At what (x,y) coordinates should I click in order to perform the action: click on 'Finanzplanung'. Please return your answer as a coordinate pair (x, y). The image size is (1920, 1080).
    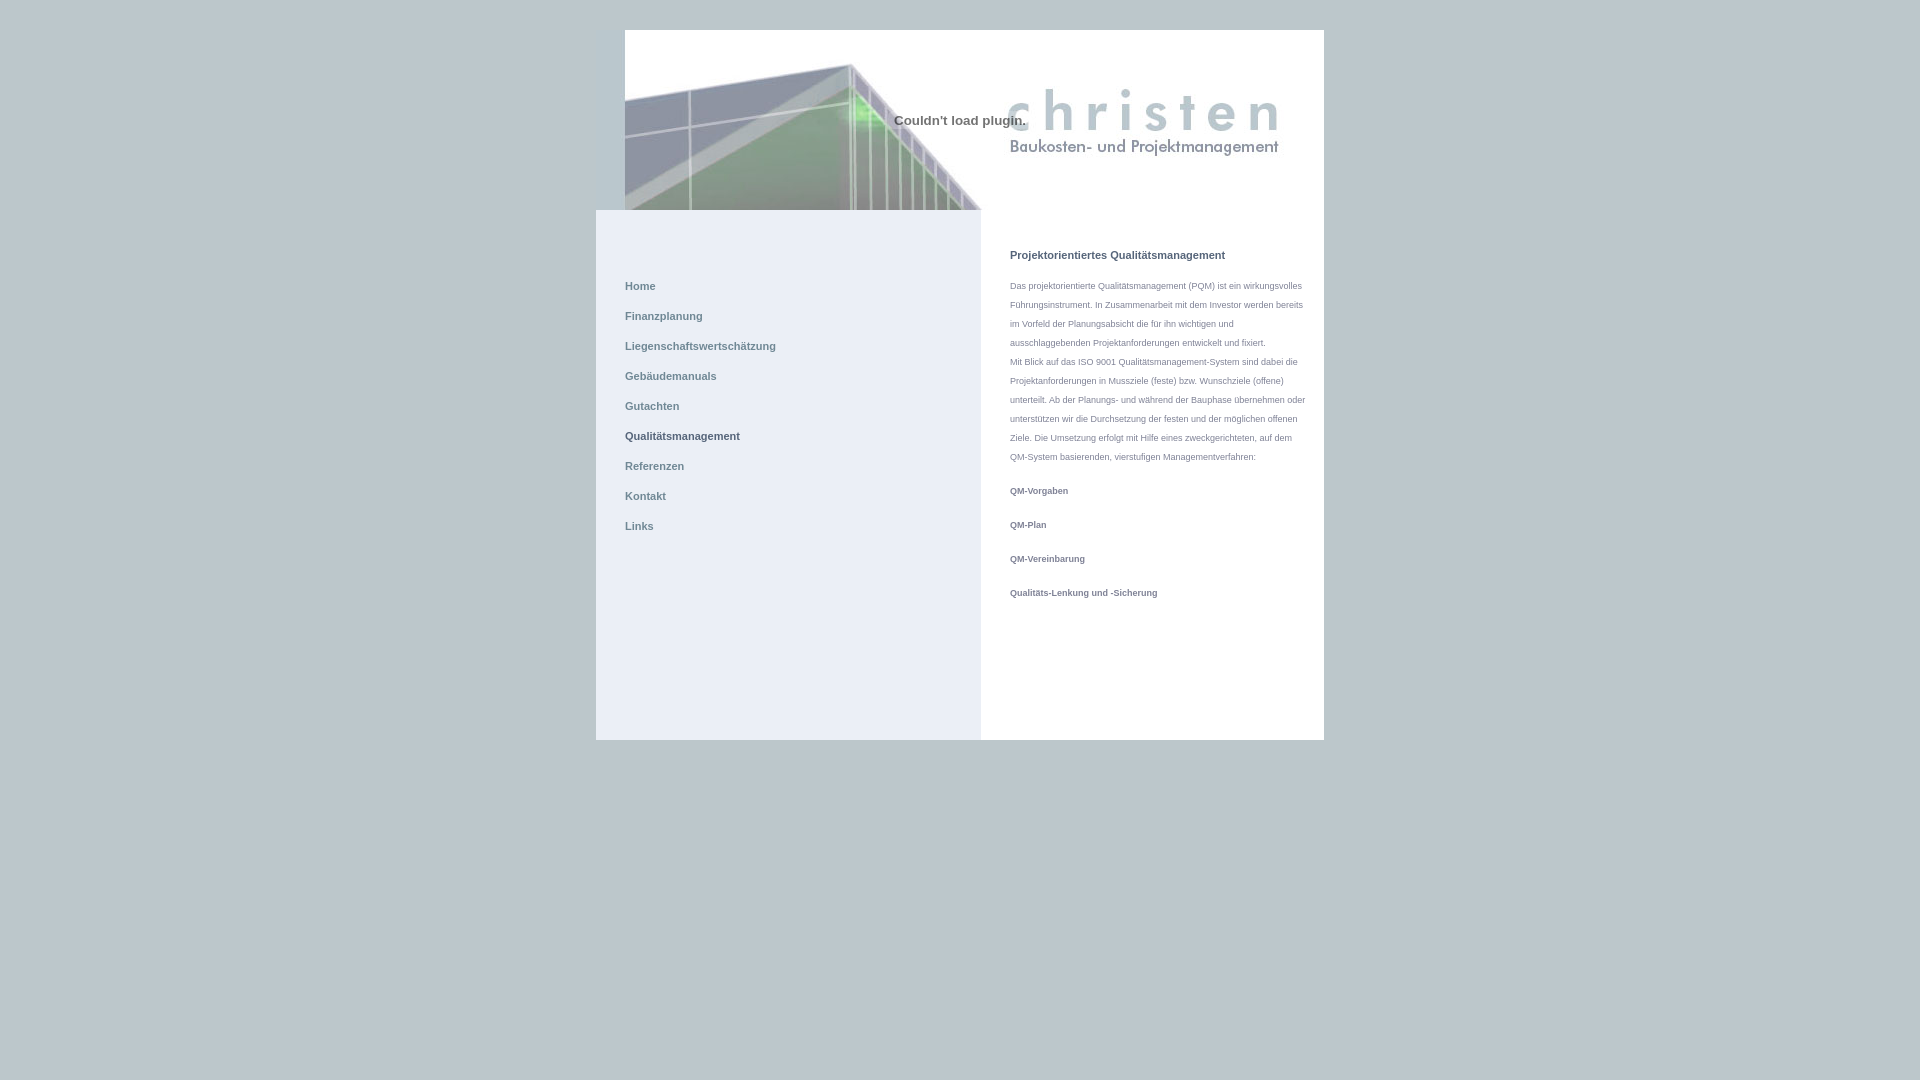
    Looking at the image, I should click on (663, 315).